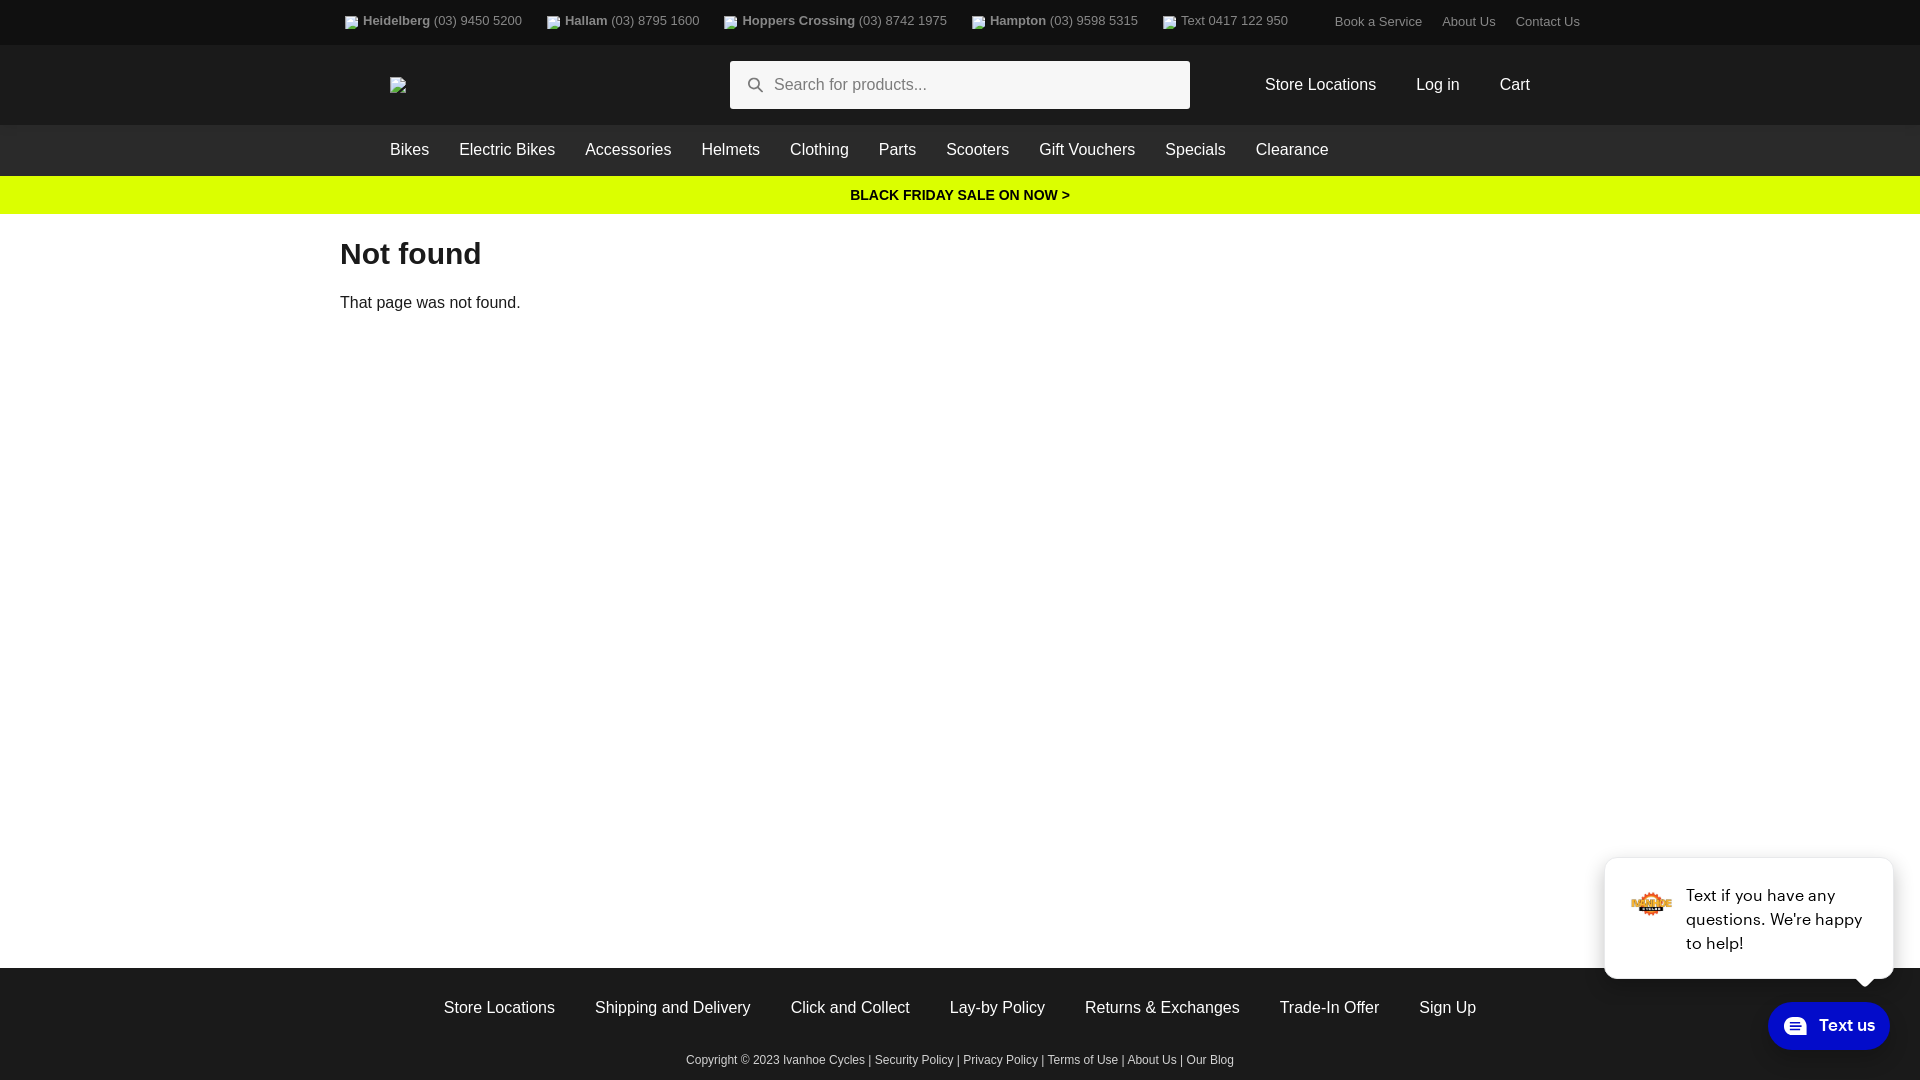 The height and width of the screenshot is (1080, 1920). I want to click on 'Returns & Exchanges', so click(1162, 1008).